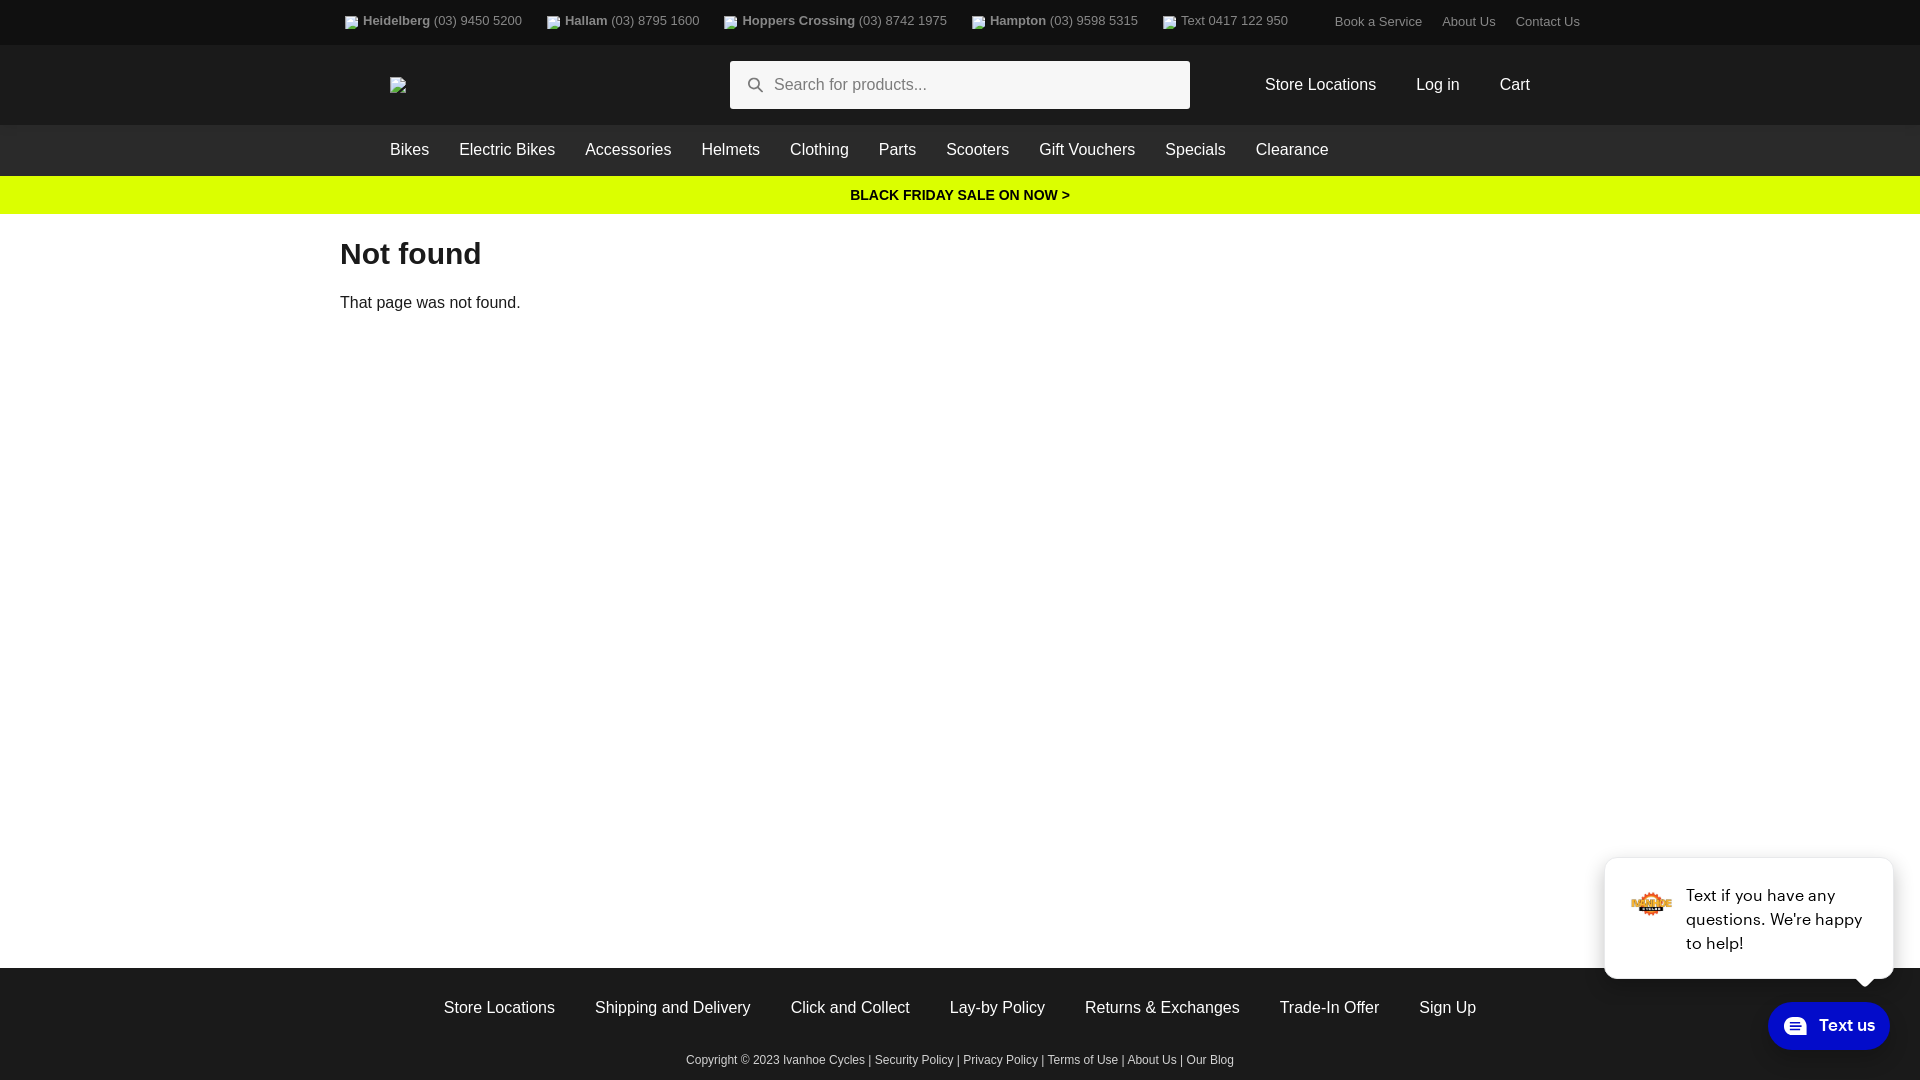 The height and width of the screenshot is (1080, 1920). I want to click on 'Returns & Exchanges', so click(1162, 1008).